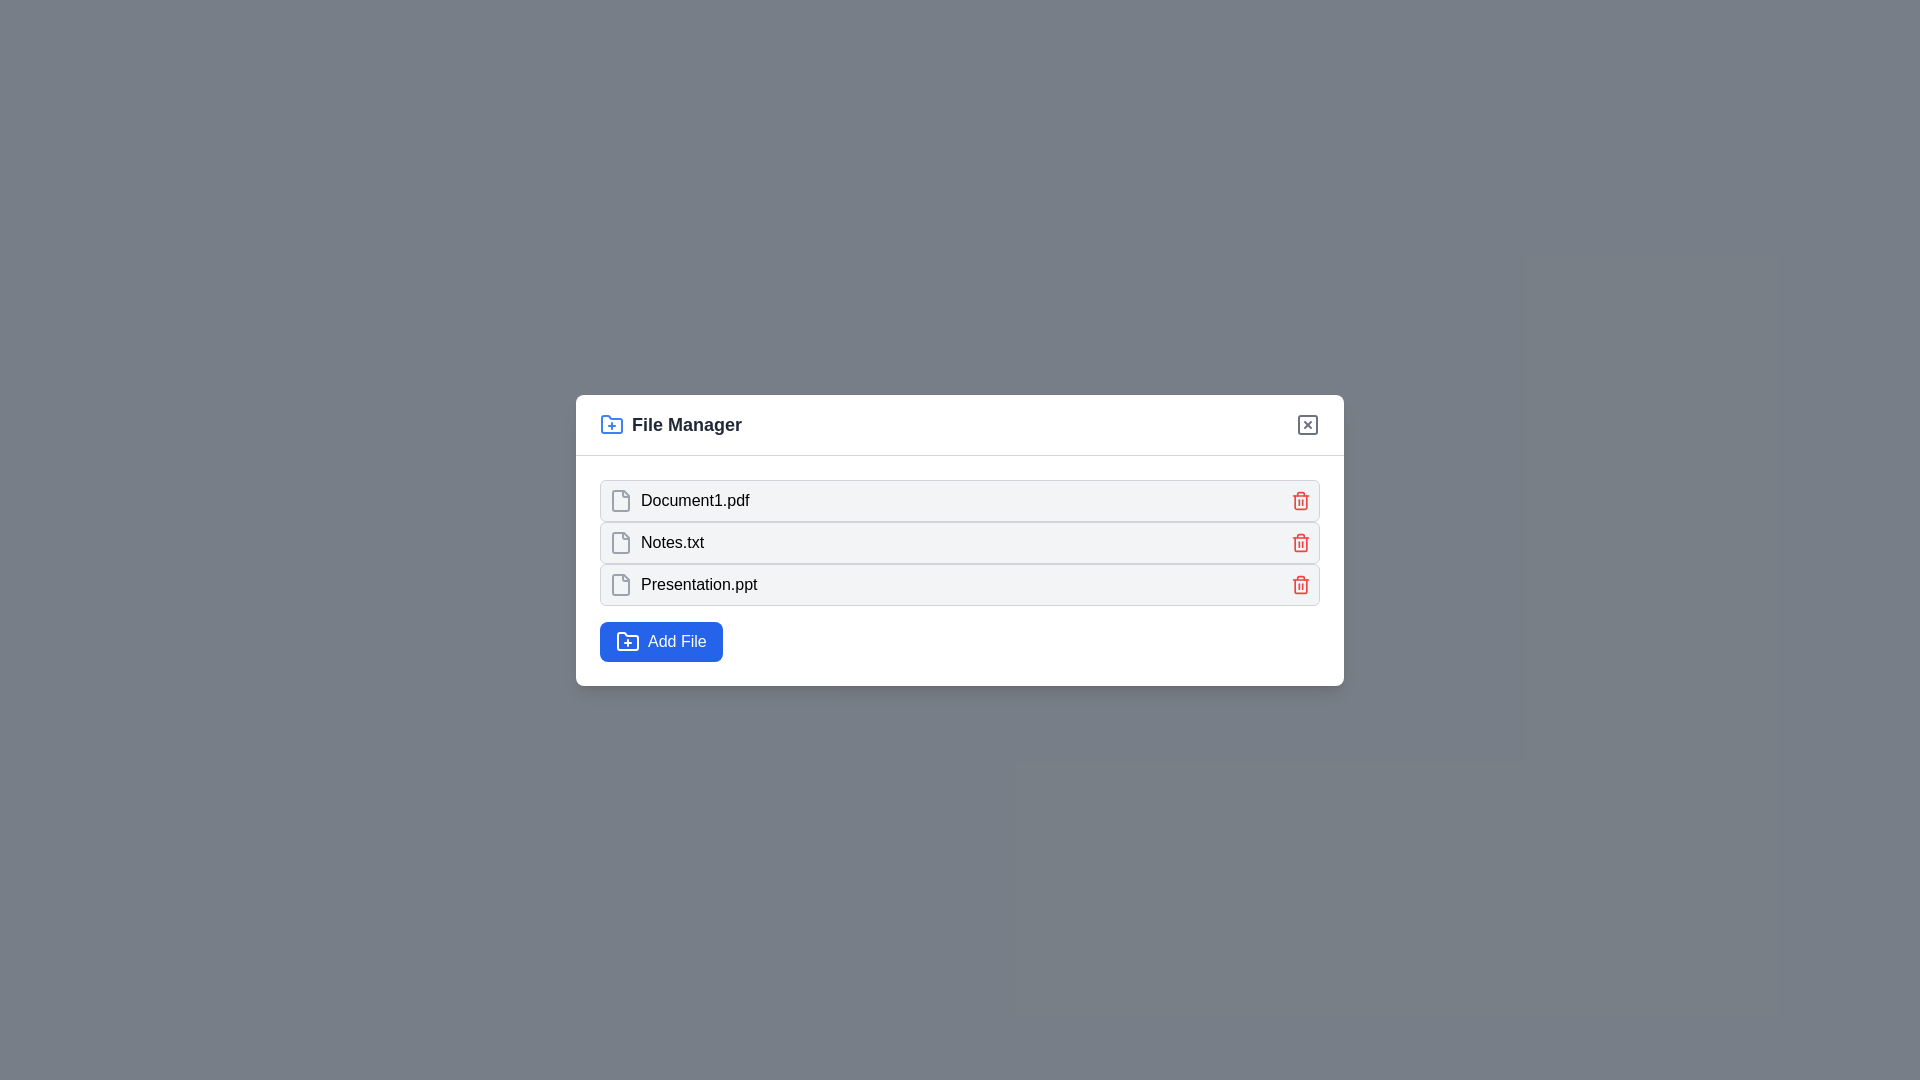  What do you see at coordinates (677, 641) in the screenshot?
I see `the button labeled with an icon` at bounding box center [677, 641].